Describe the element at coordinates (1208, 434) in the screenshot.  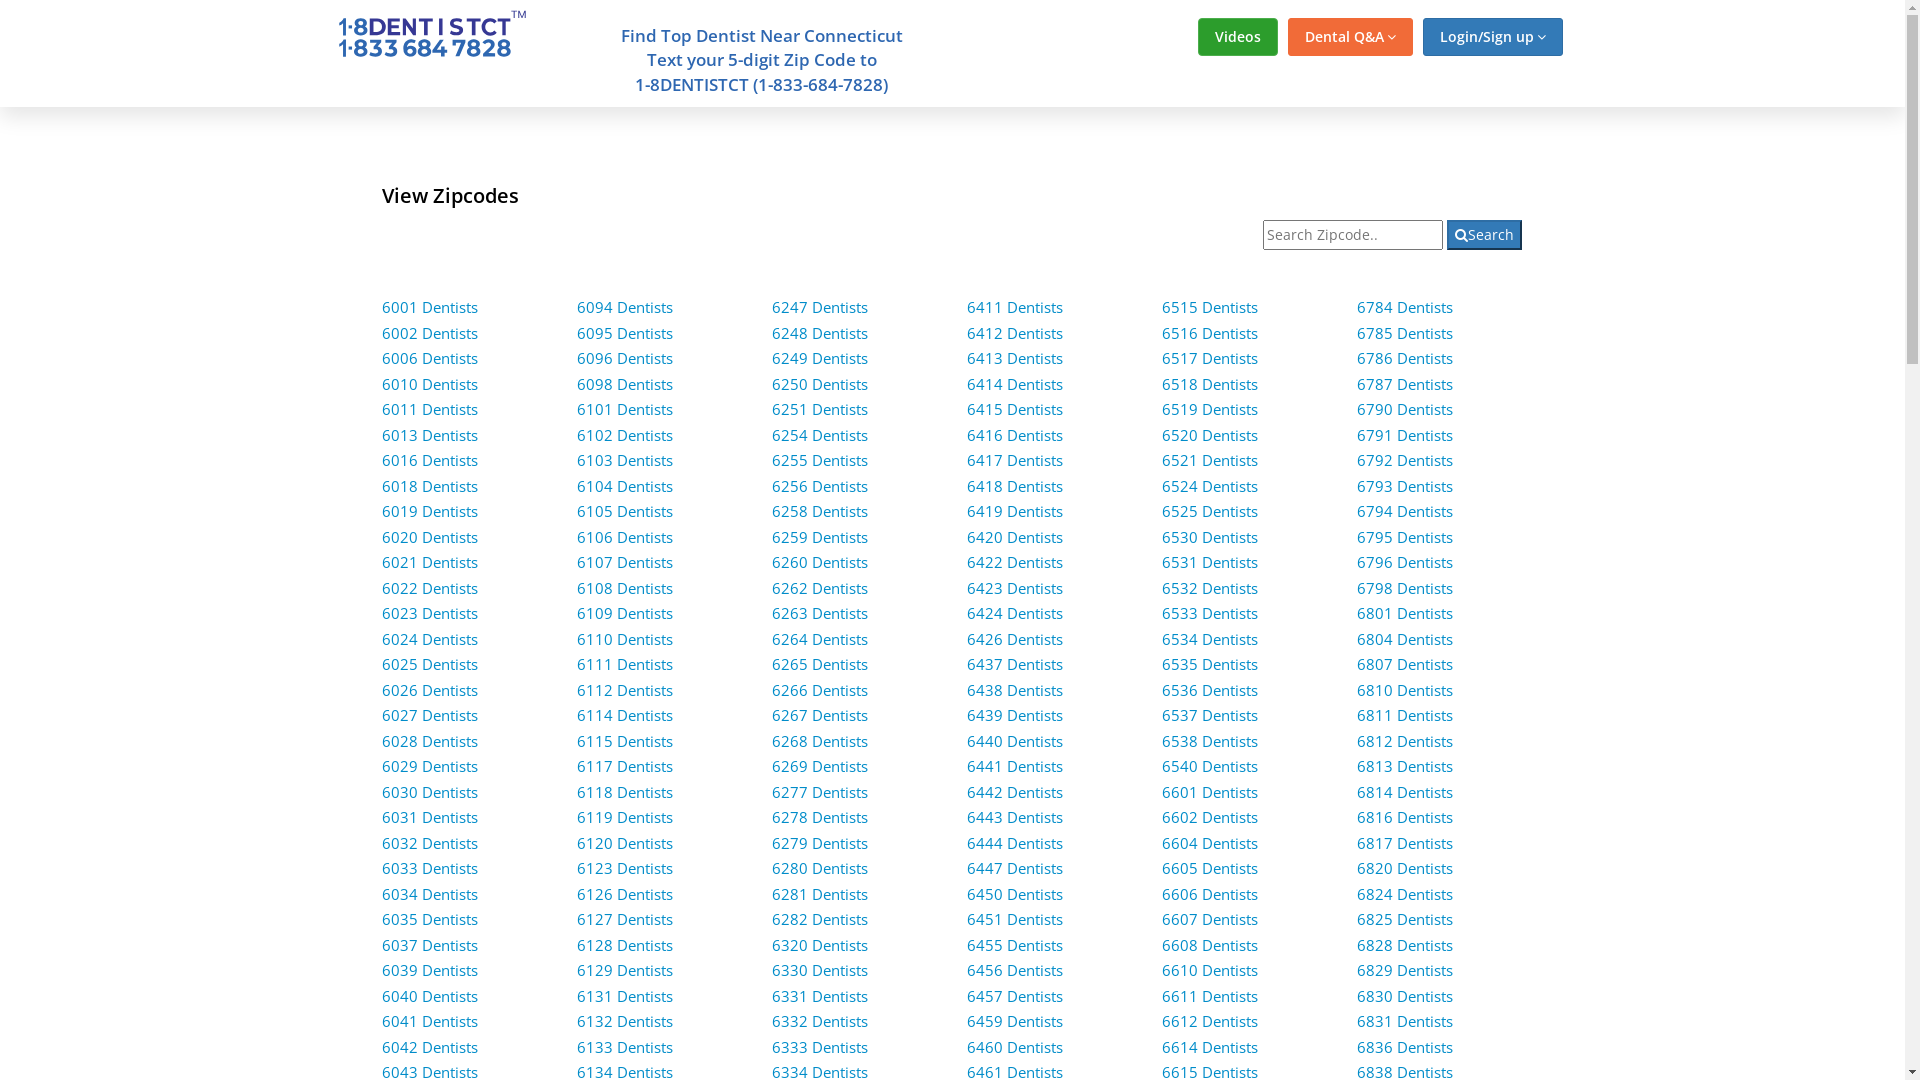
I see `'6520 Dentists'` at that location.